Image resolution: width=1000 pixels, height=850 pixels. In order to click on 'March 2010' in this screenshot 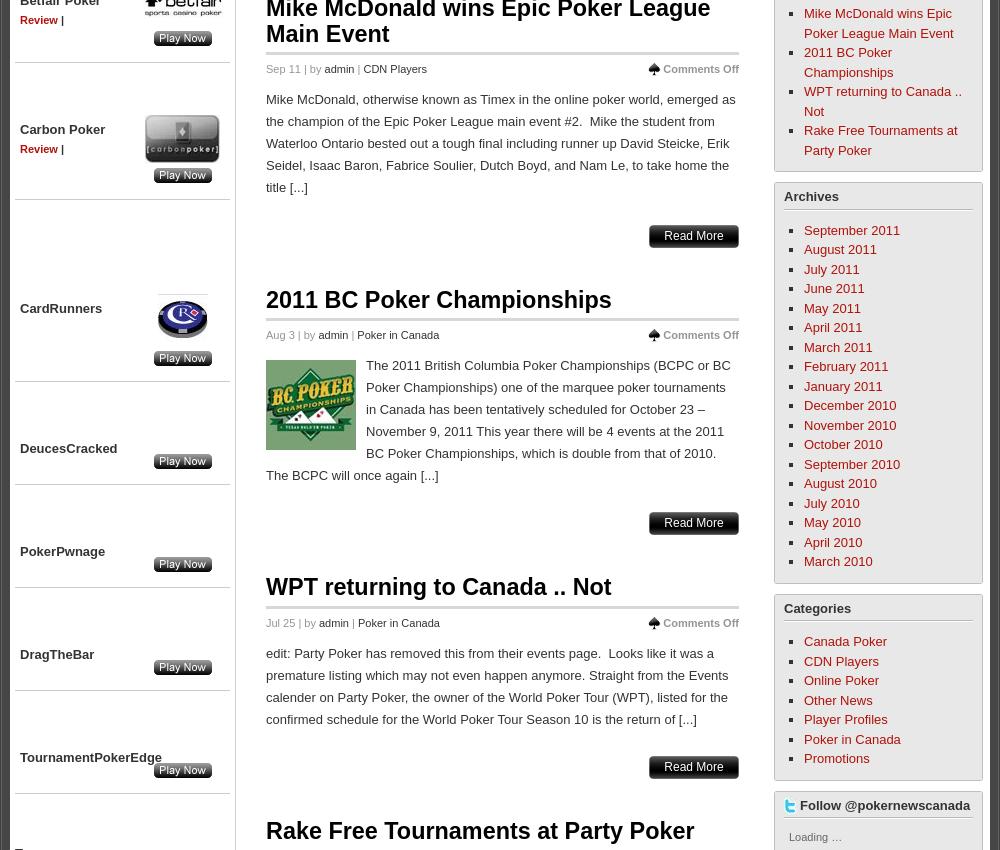, I will do `click(837, 561)`.